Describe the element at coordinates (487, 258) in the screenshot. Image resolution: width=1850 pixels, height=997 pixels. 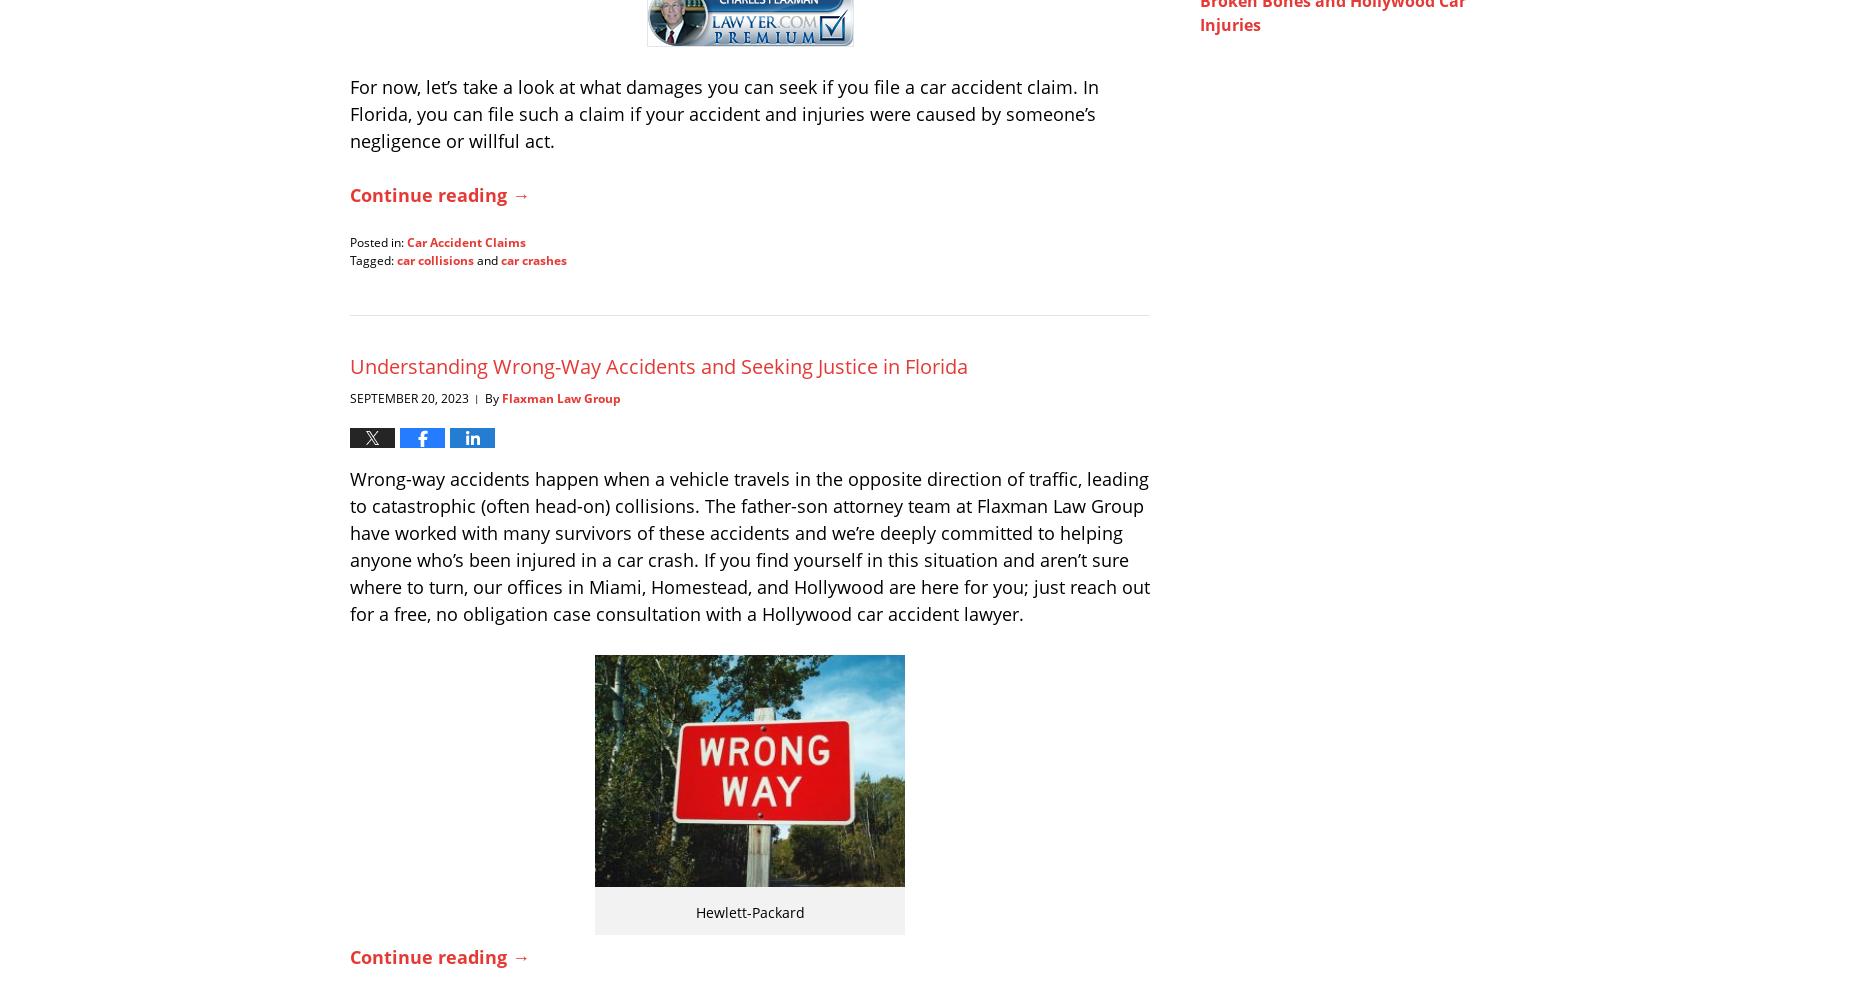
I see `'and'` at that location.